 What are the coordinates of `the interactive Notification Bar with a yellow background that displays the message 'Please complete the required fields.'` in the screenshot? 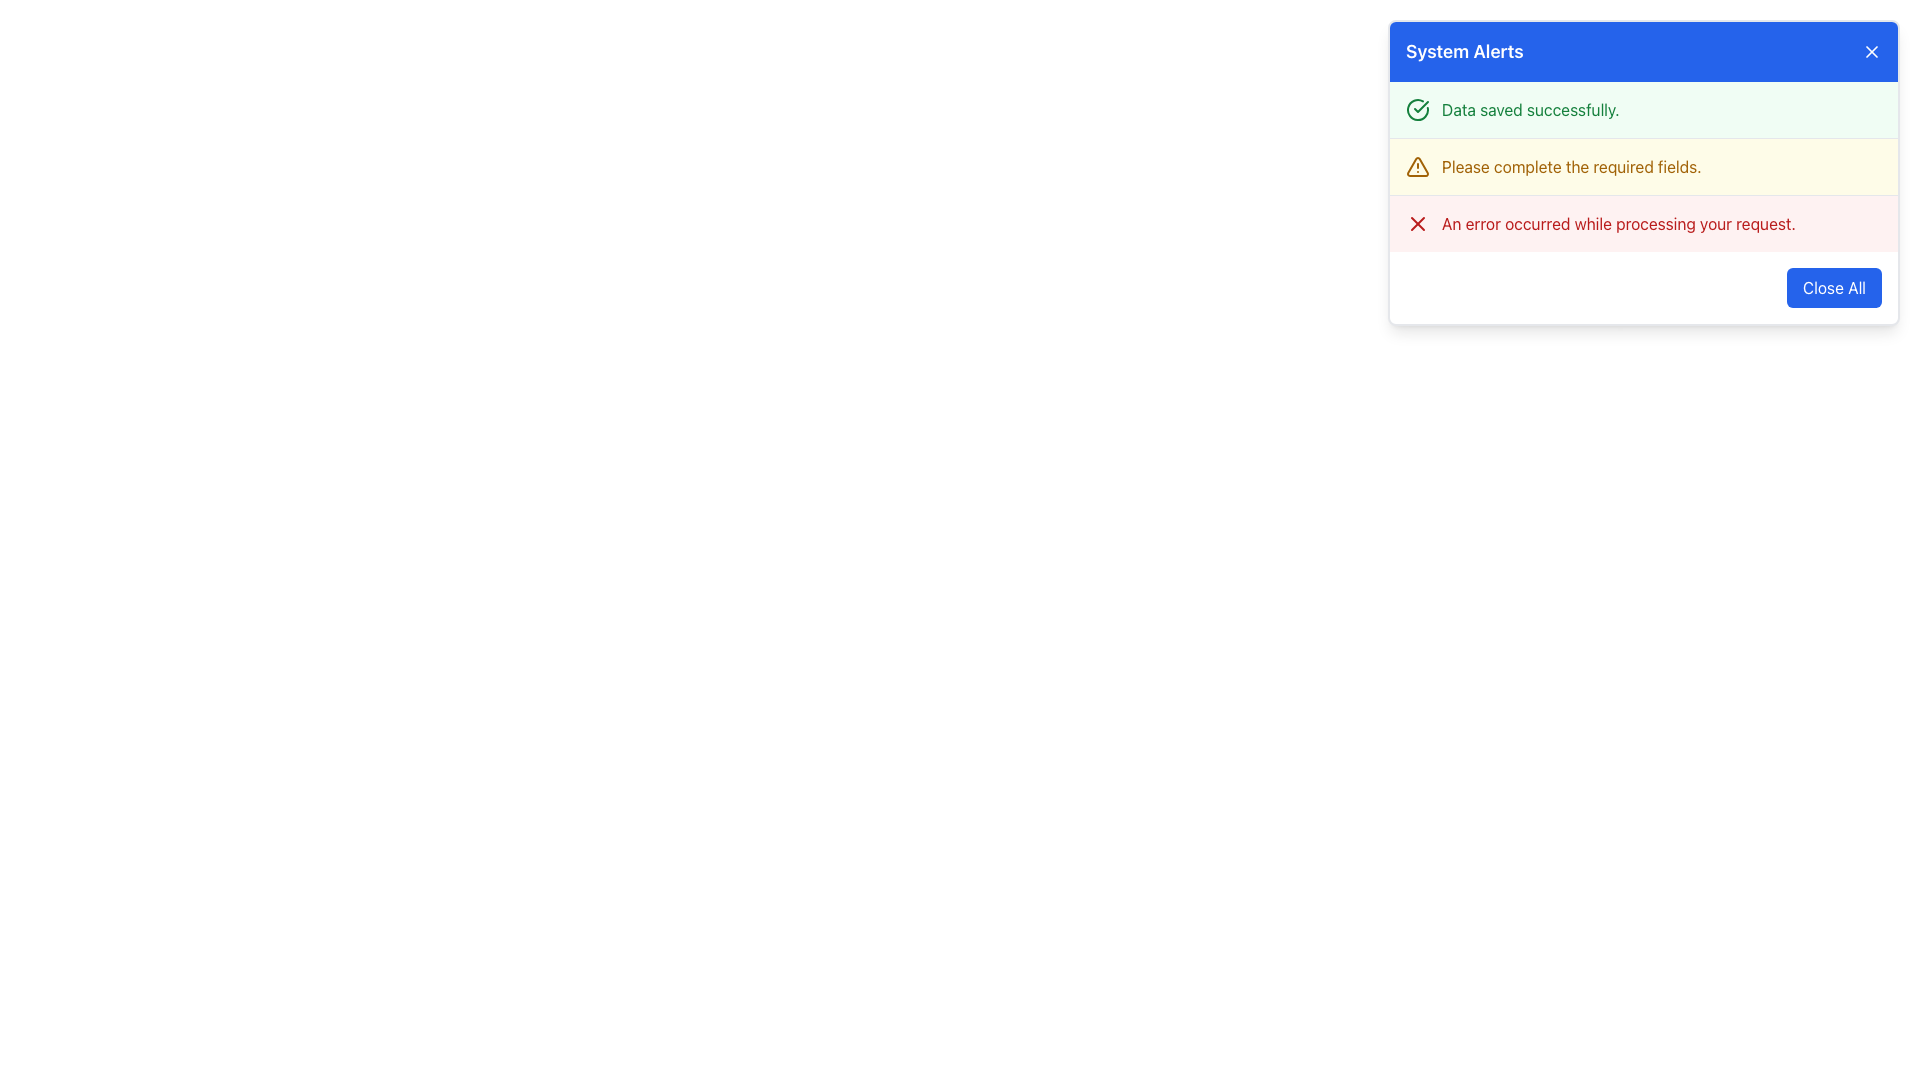 It's located at (1643, 164).